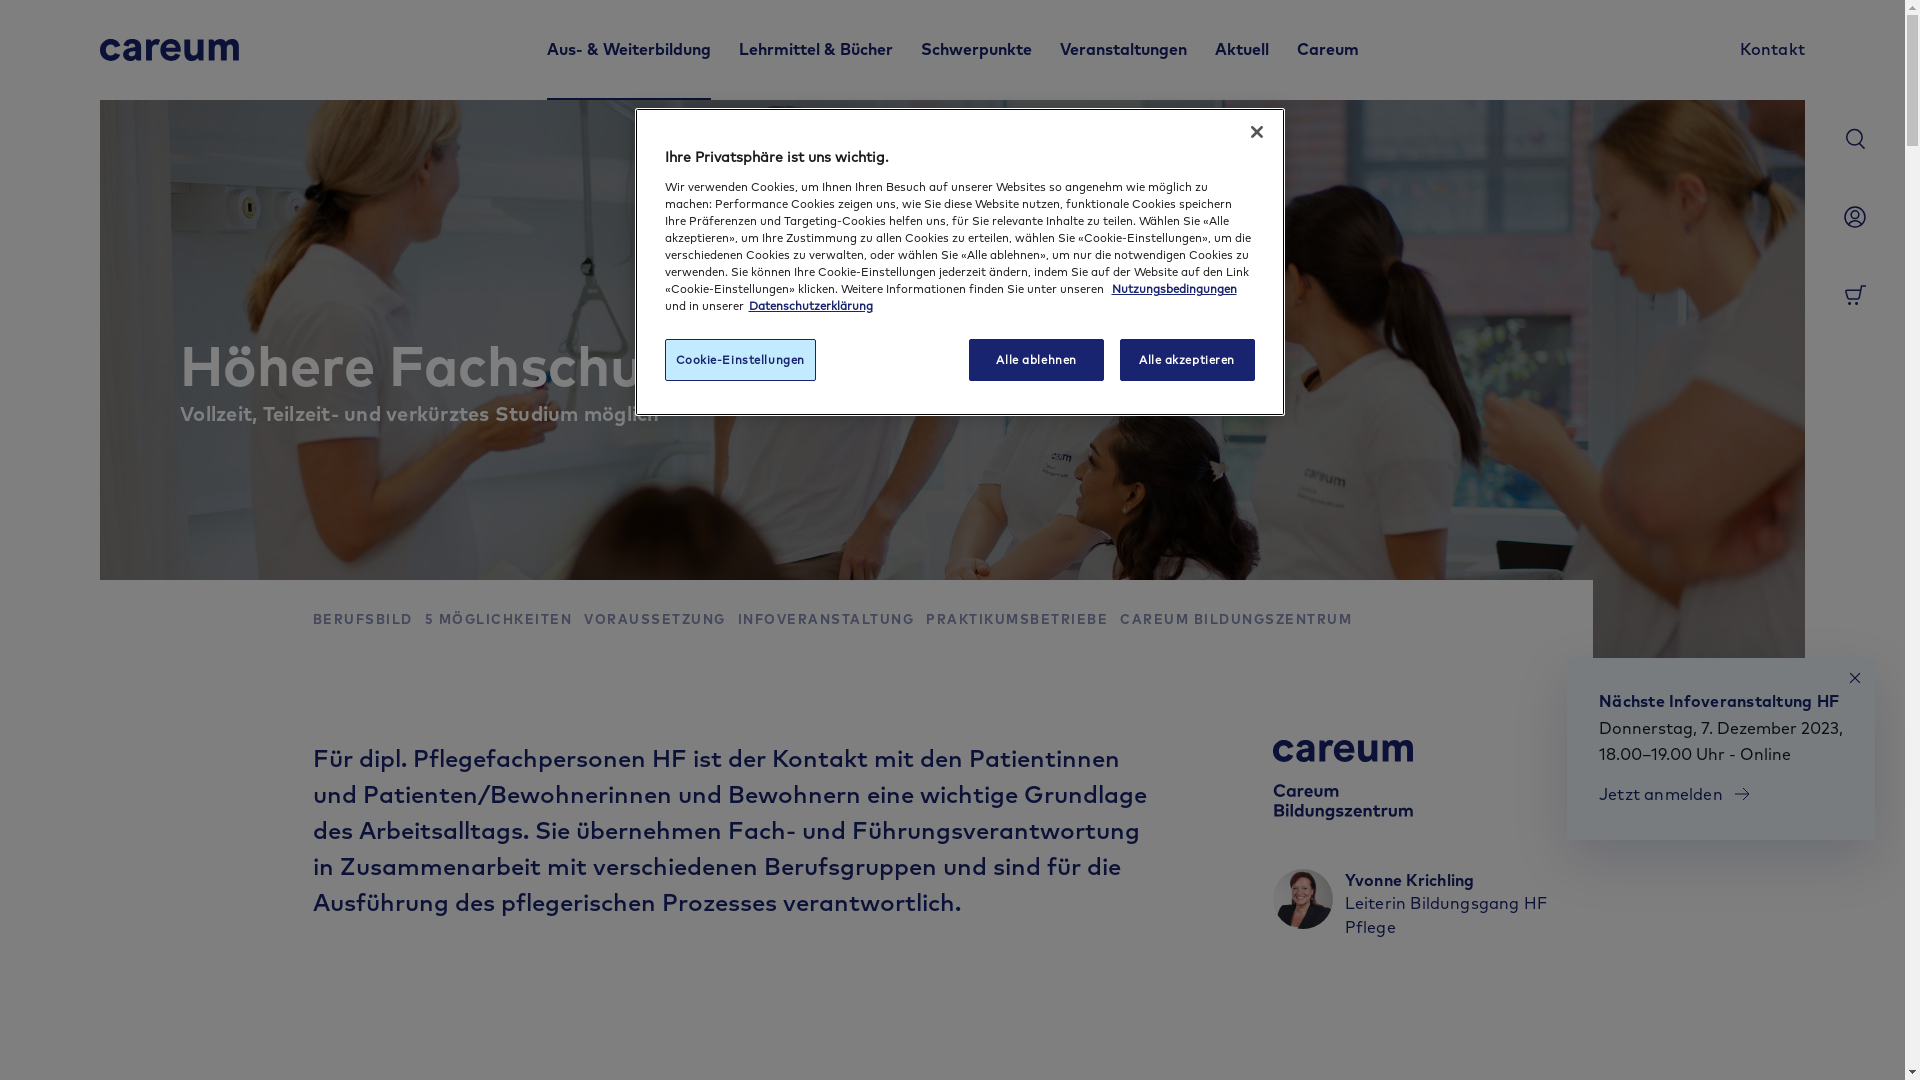 This screenshot has width=1920, height=1080. What do you see at coordinates (1174, 288) in the screenshot?
I see `'Nutzungsbedingungen'` at bounding box center [1174, 288].